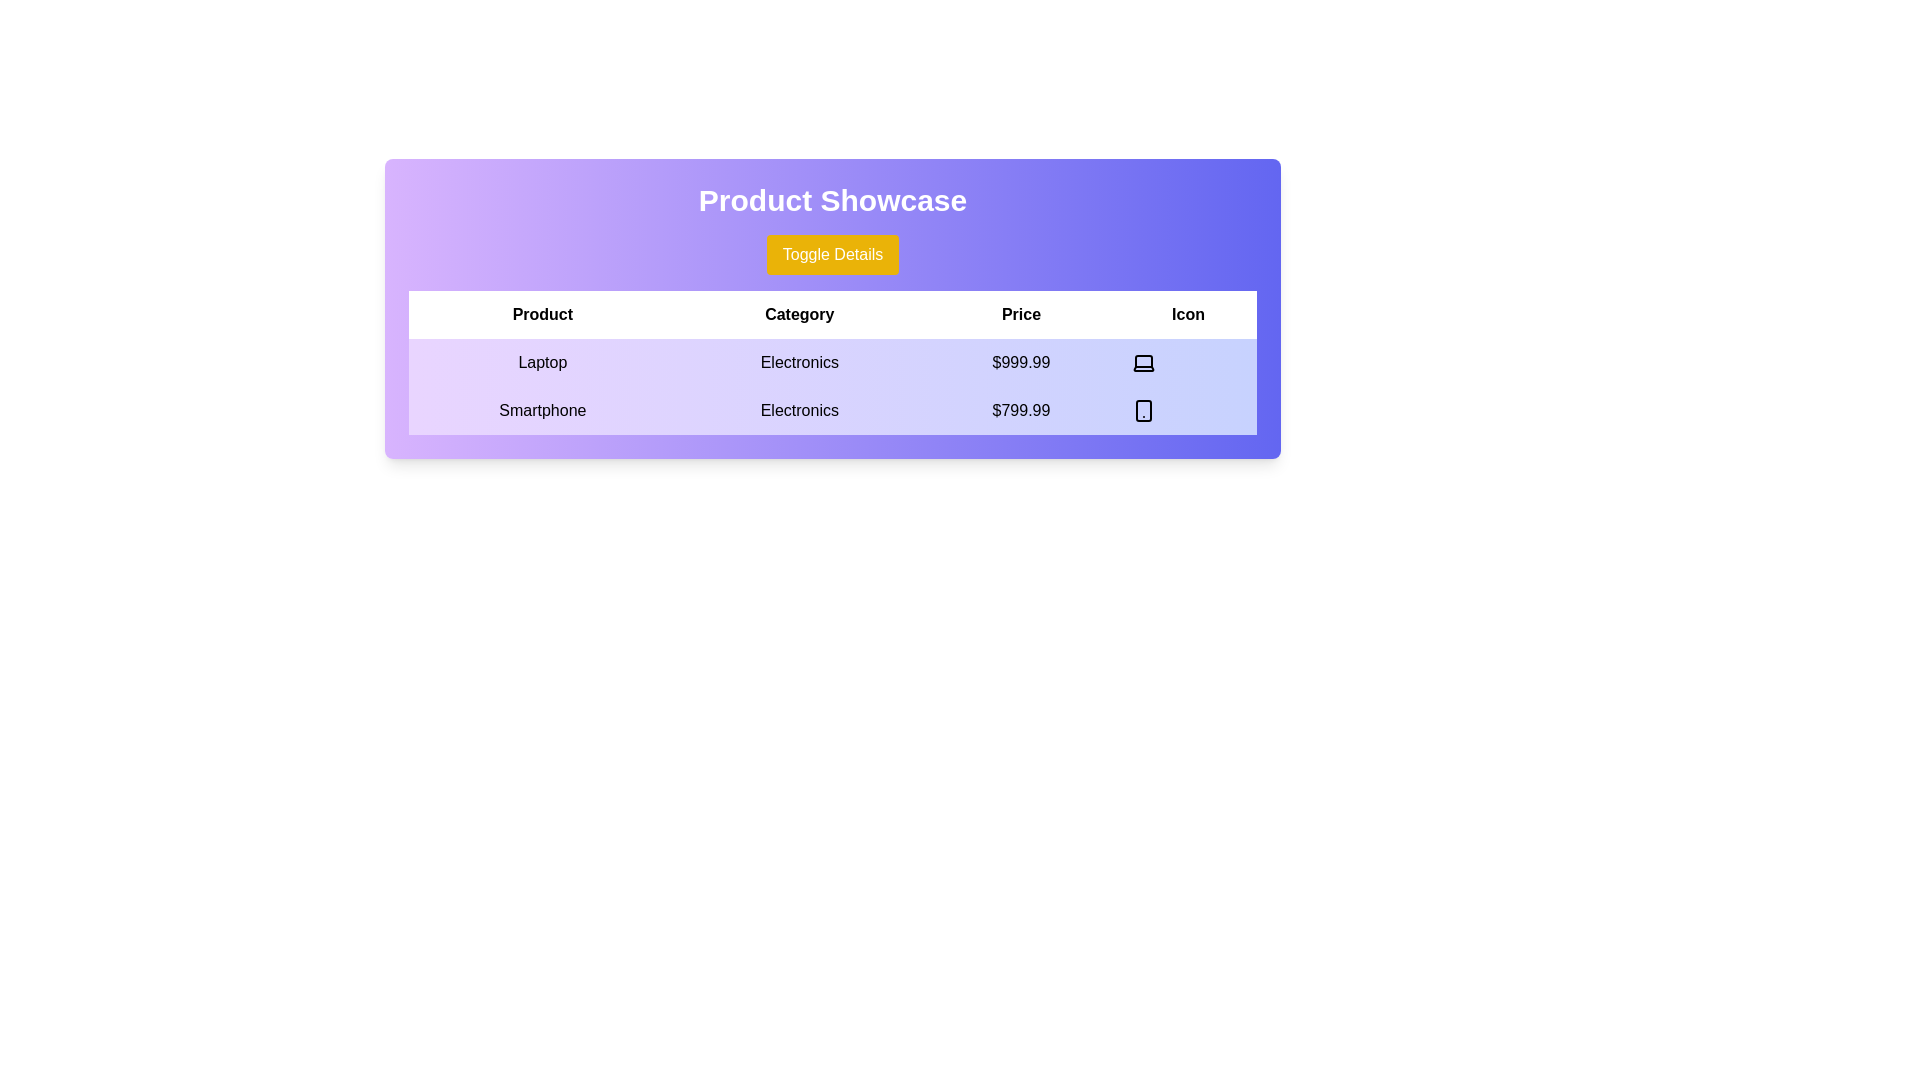 Image resolution: width=1920 pixels, height=1080 pixels. What do you see at coordinates (798, 410) in the screenshot?
I see `the static text label in the second row of the table that specifies the product category, positioned between the 'Smartphone' label and the '$799.99' label` at bounding box center [798, 410].